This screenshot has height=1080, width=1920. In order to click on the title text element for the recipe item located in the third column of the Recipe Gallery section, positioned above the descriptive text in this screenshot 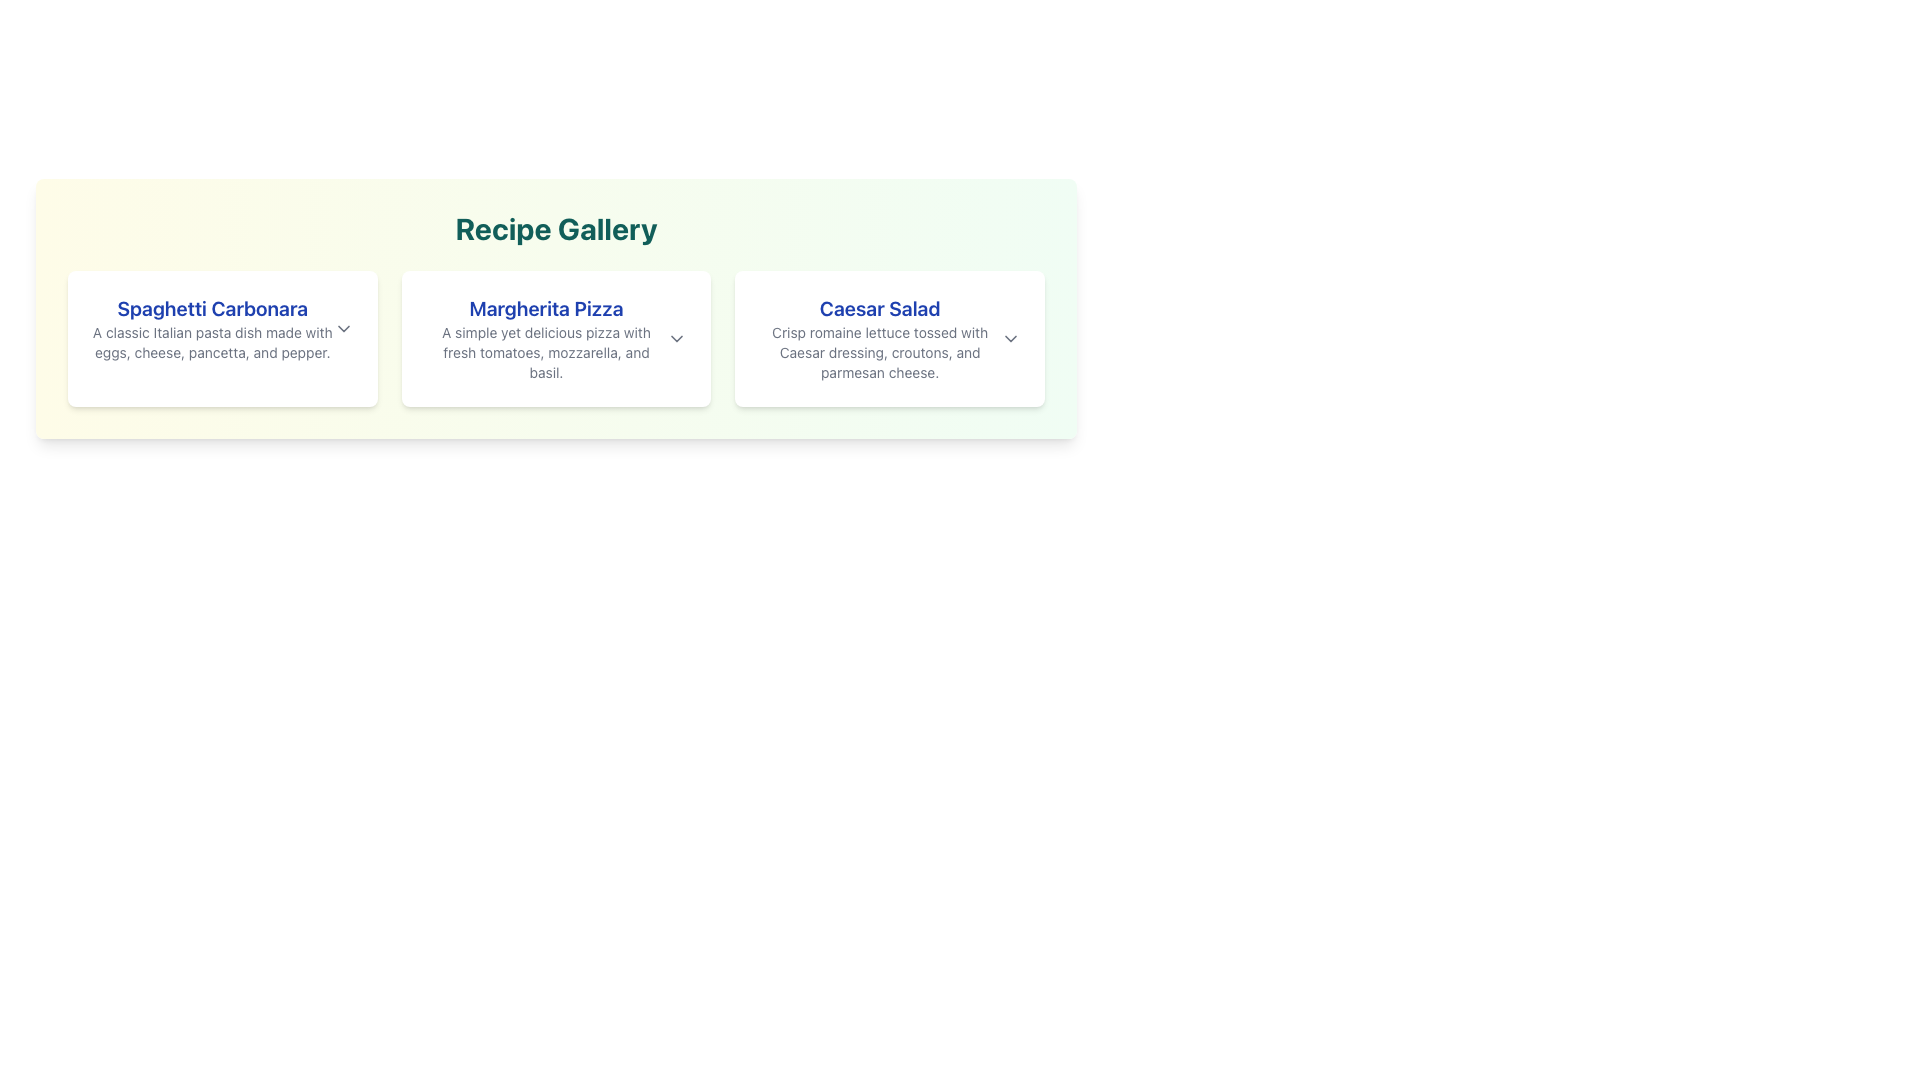, I will do `click(880, 308)`.